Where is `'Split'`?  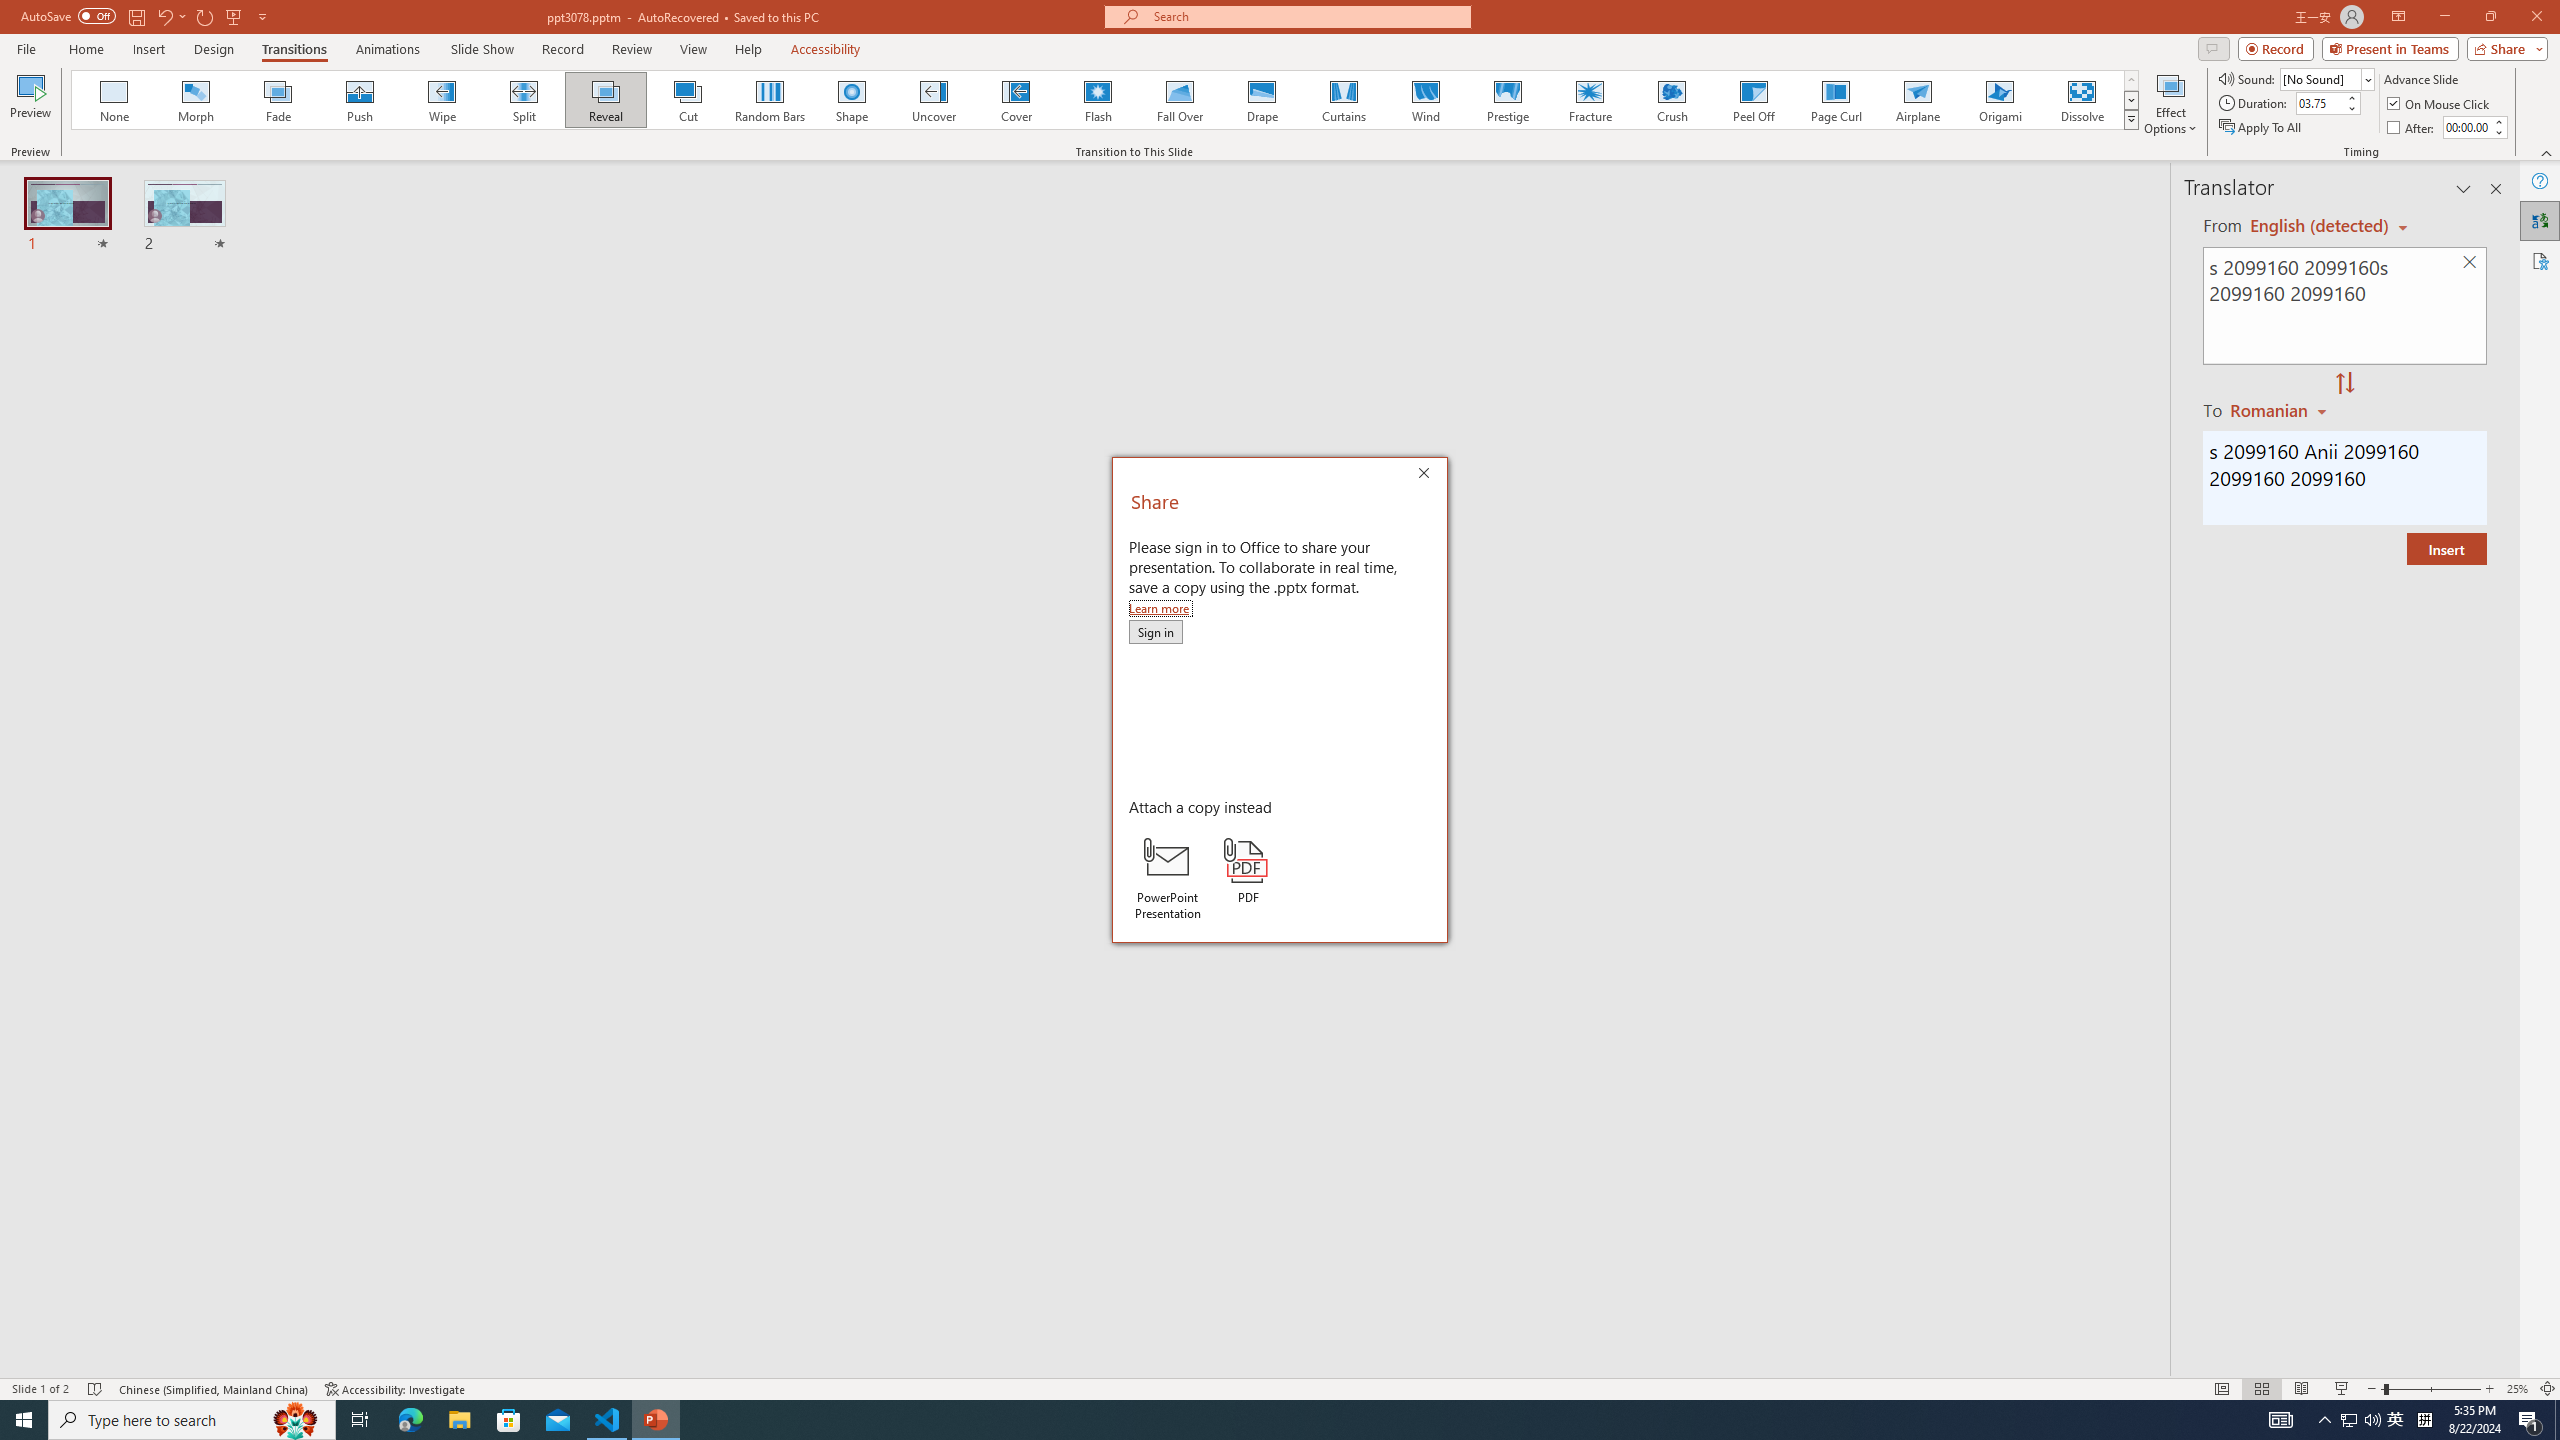 'Split' is located at coordinates (523, 99).